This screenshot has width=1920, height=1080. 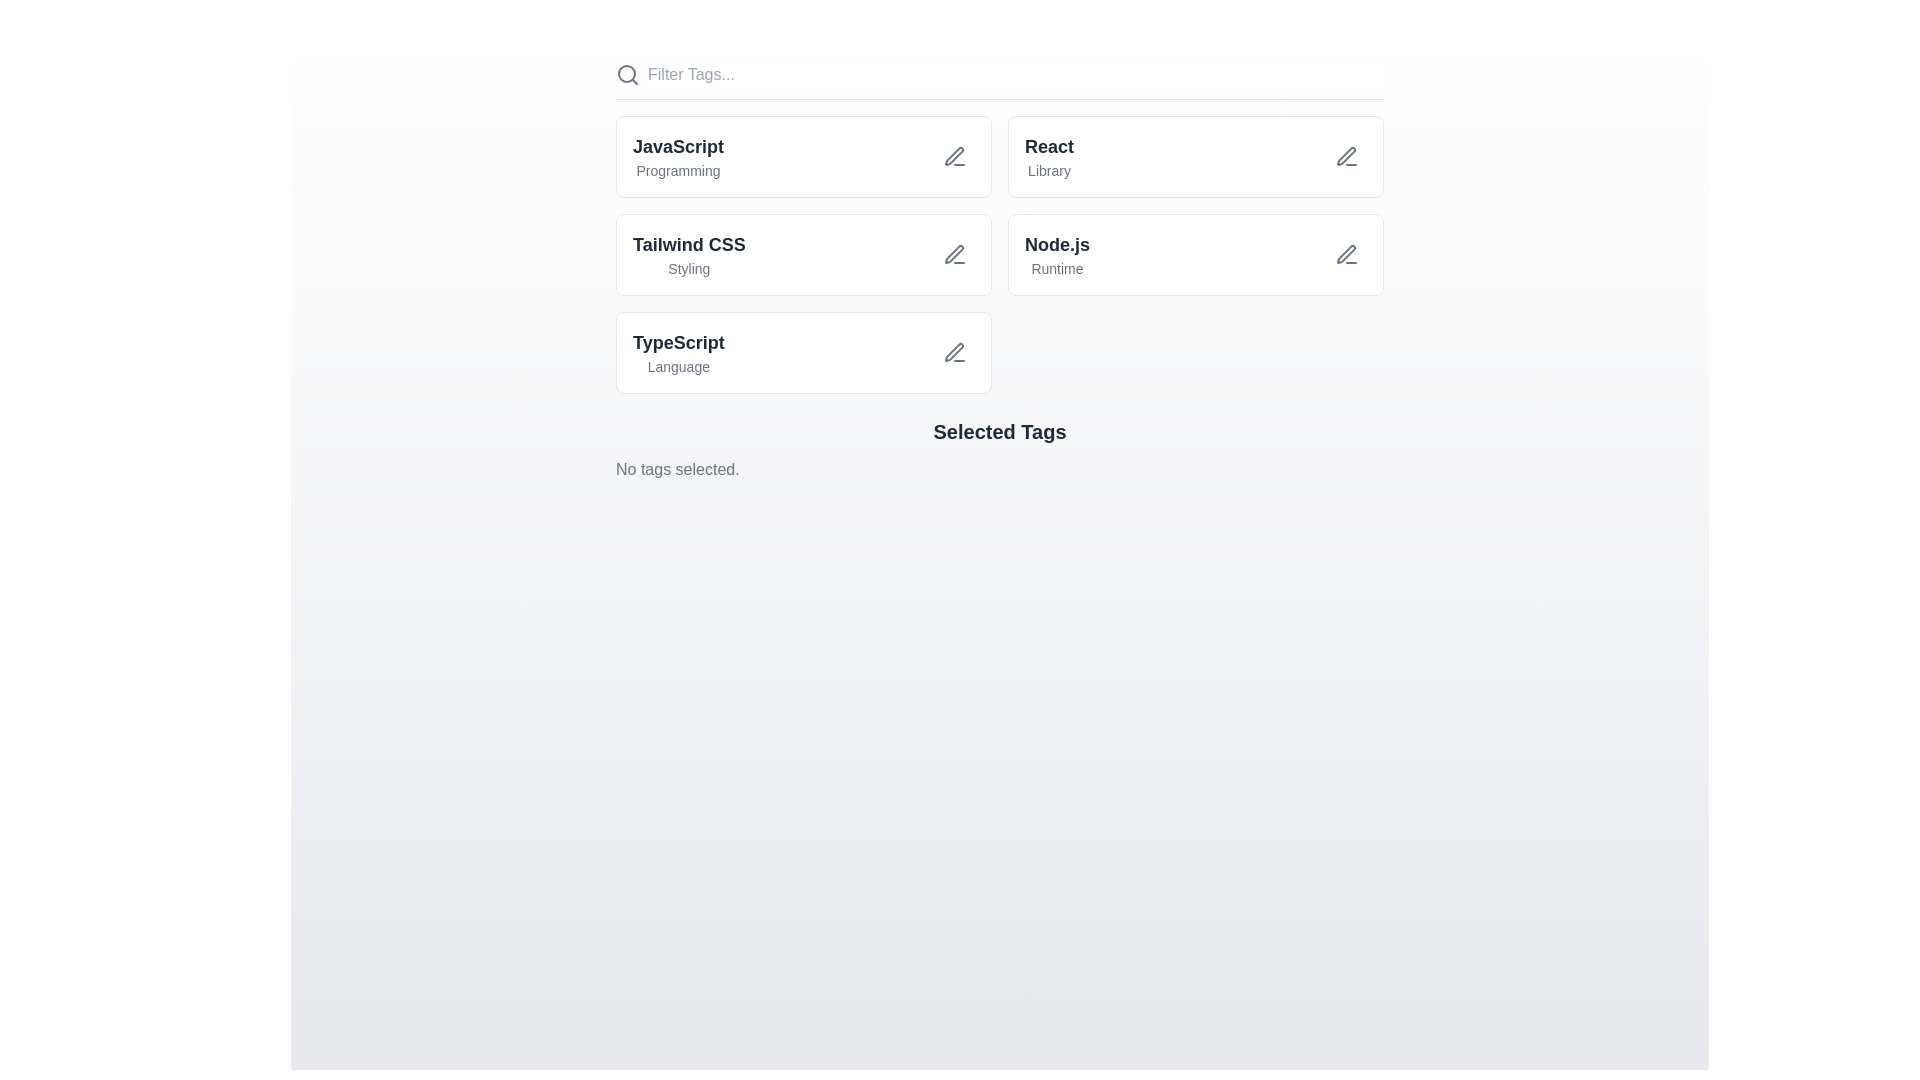 What do you see at coordinates (689, 244) in the screenshot?
I see `the bold text label reading 'Tailwind CSS' for accessibility purposes` at bounding box center [689, 244].